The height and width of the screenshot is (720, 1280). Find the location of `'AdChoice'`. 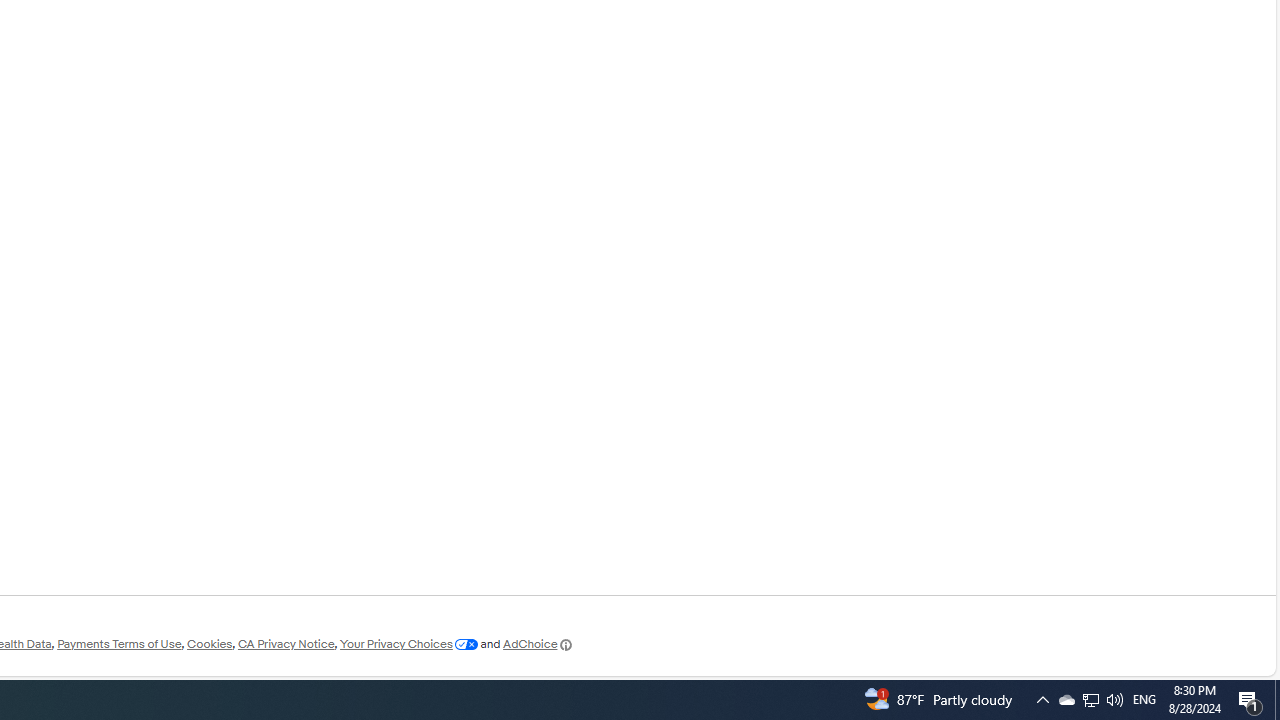

'AdChoice' is located at coordinates (538, 644).